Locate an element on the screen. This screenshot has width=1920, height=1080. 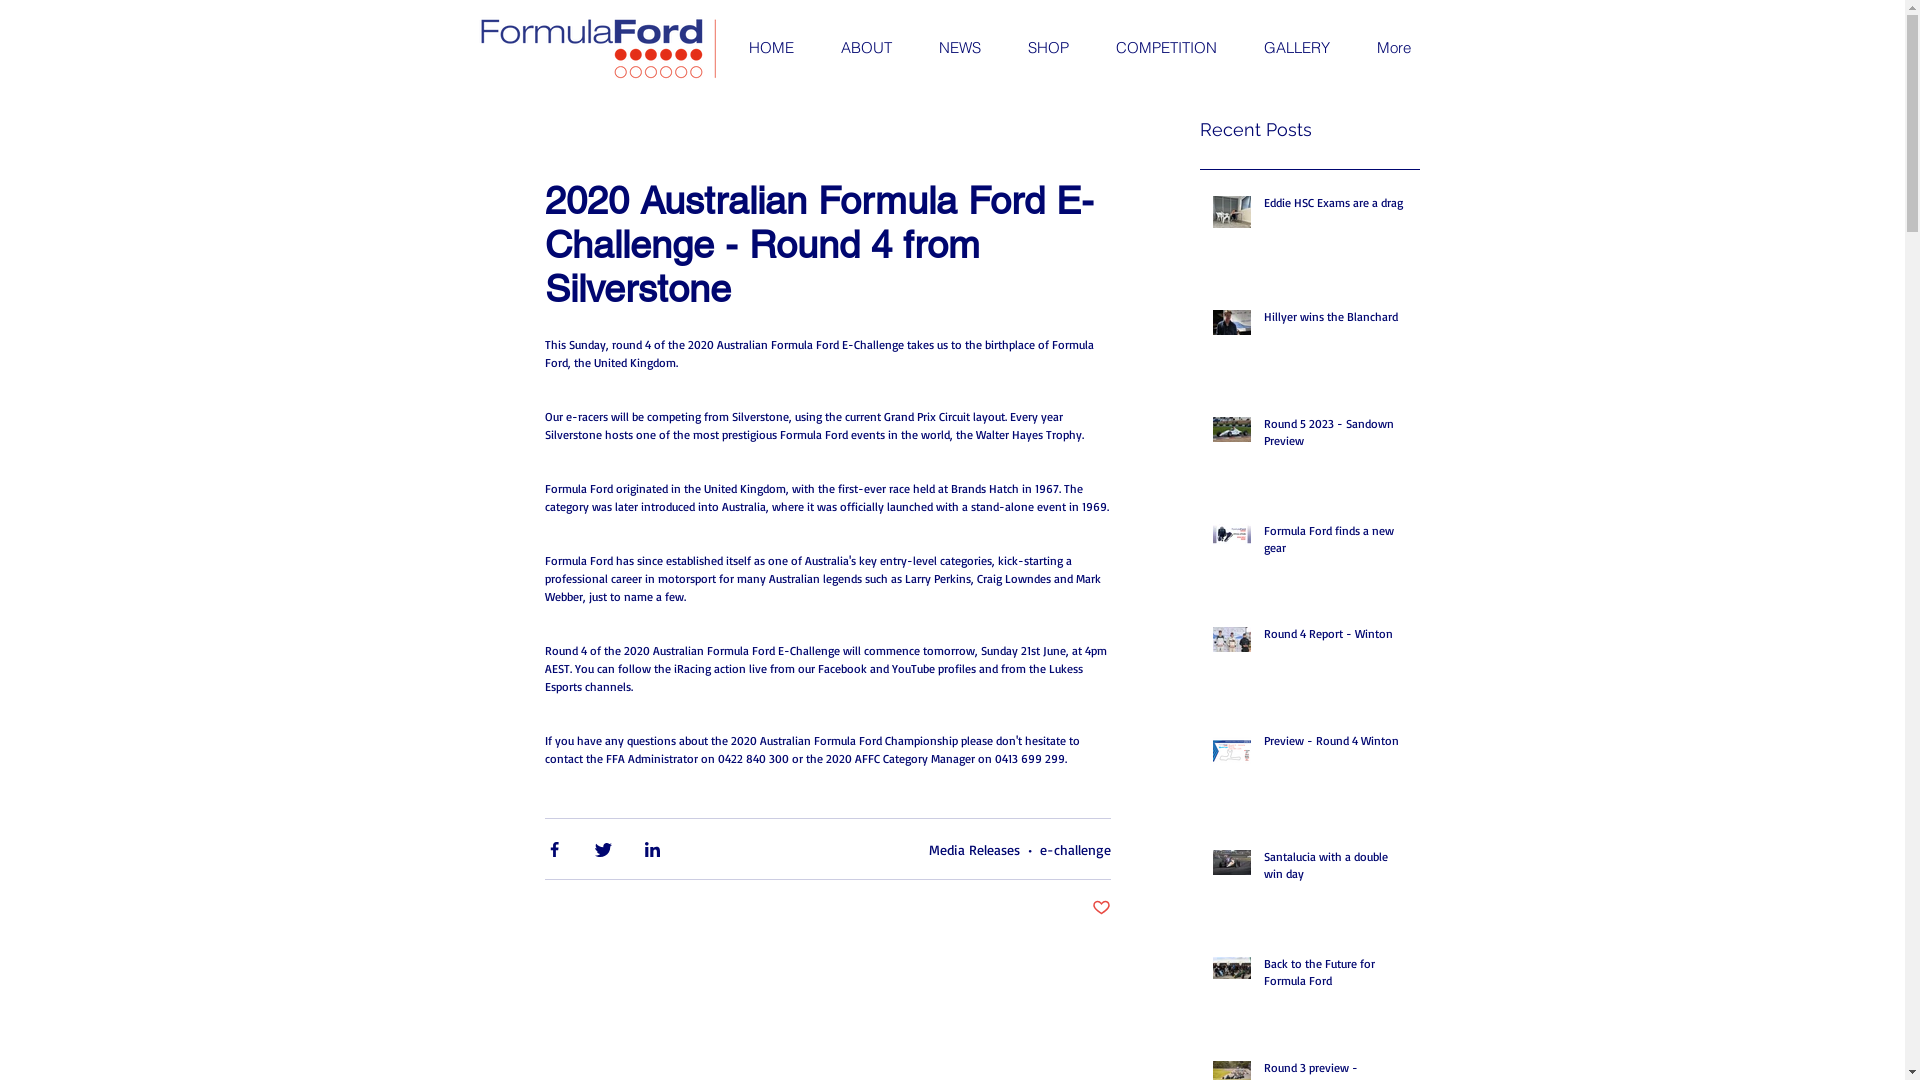
'Post not marked as liked' is located at coordinates (1100, 908).